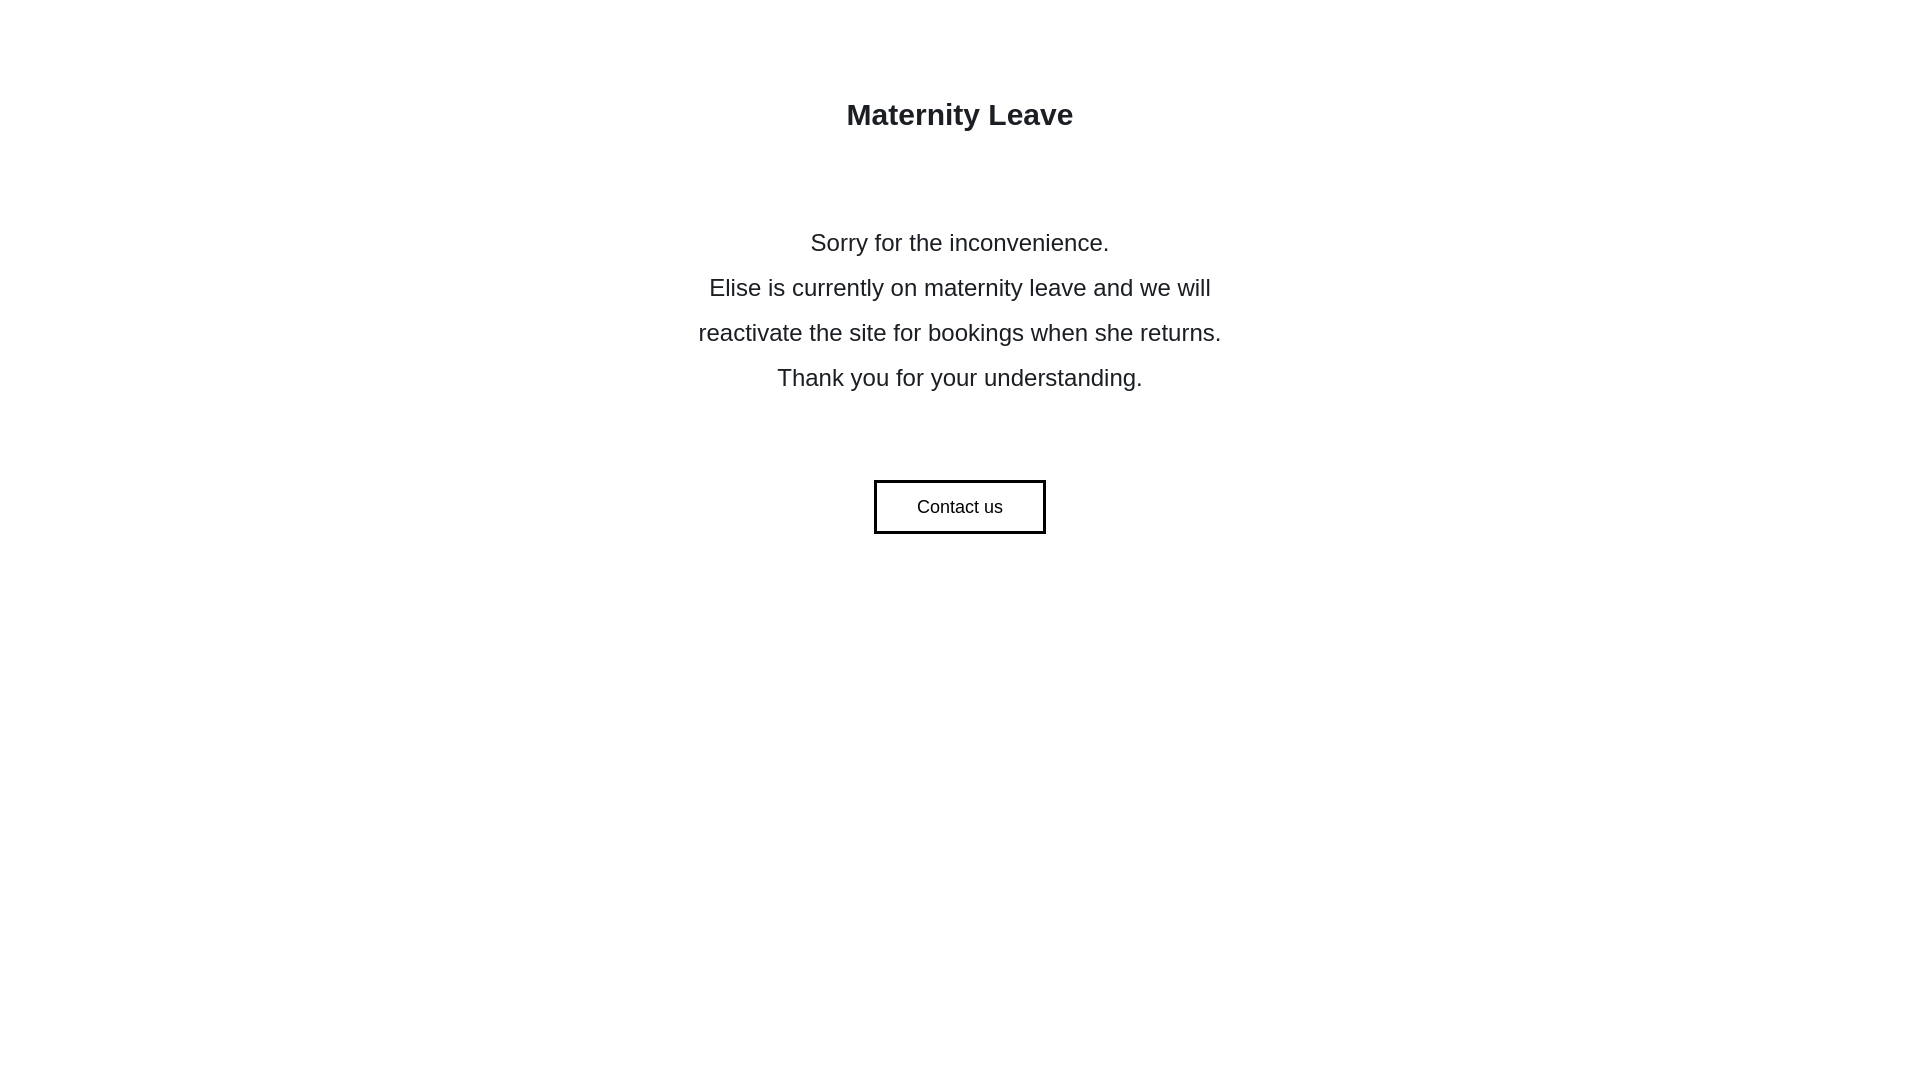  I want to click on 'Contact us', so click(960, 505).